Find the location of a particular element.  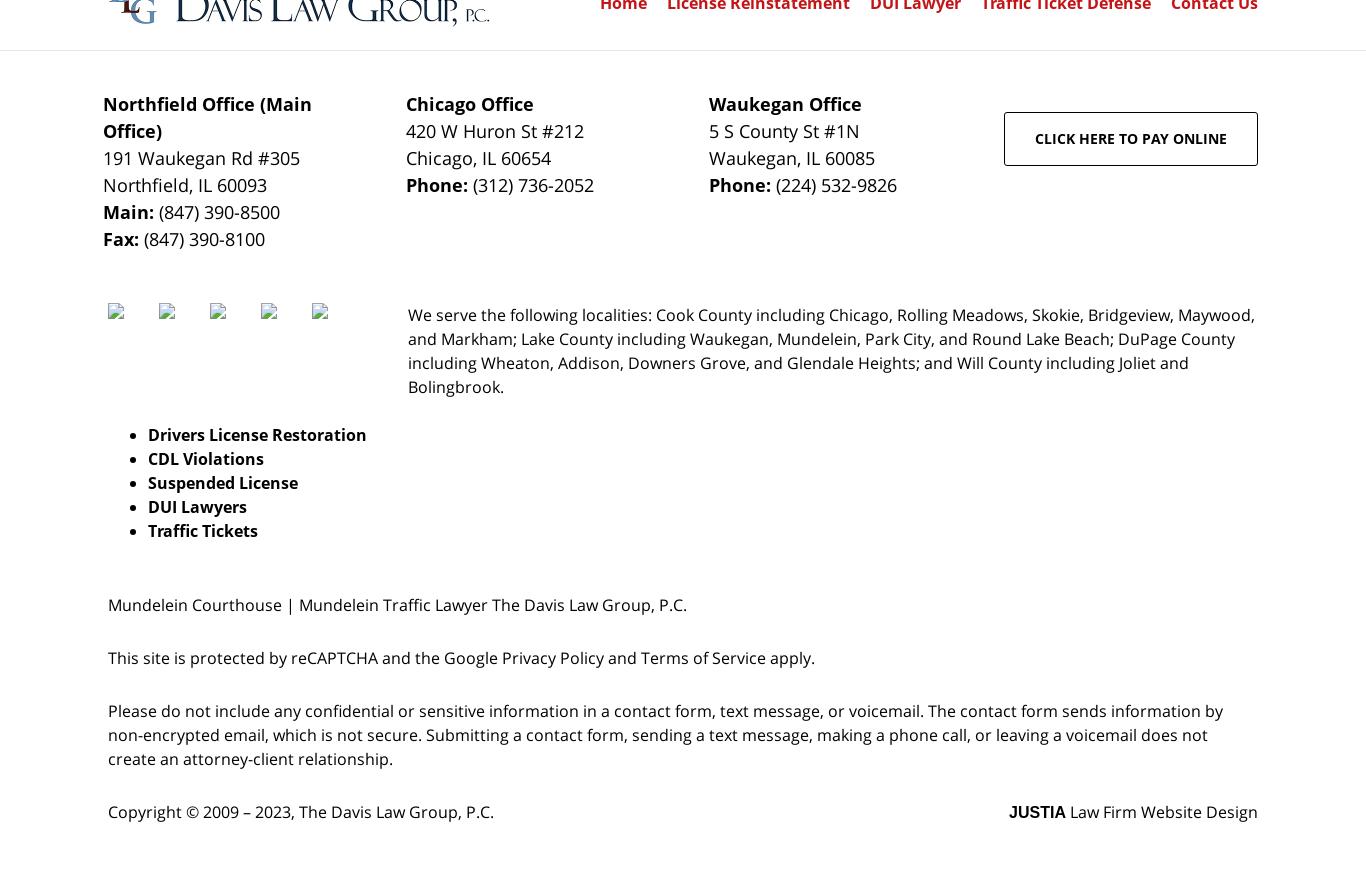

'#305' is located at coordinates (277, 157).